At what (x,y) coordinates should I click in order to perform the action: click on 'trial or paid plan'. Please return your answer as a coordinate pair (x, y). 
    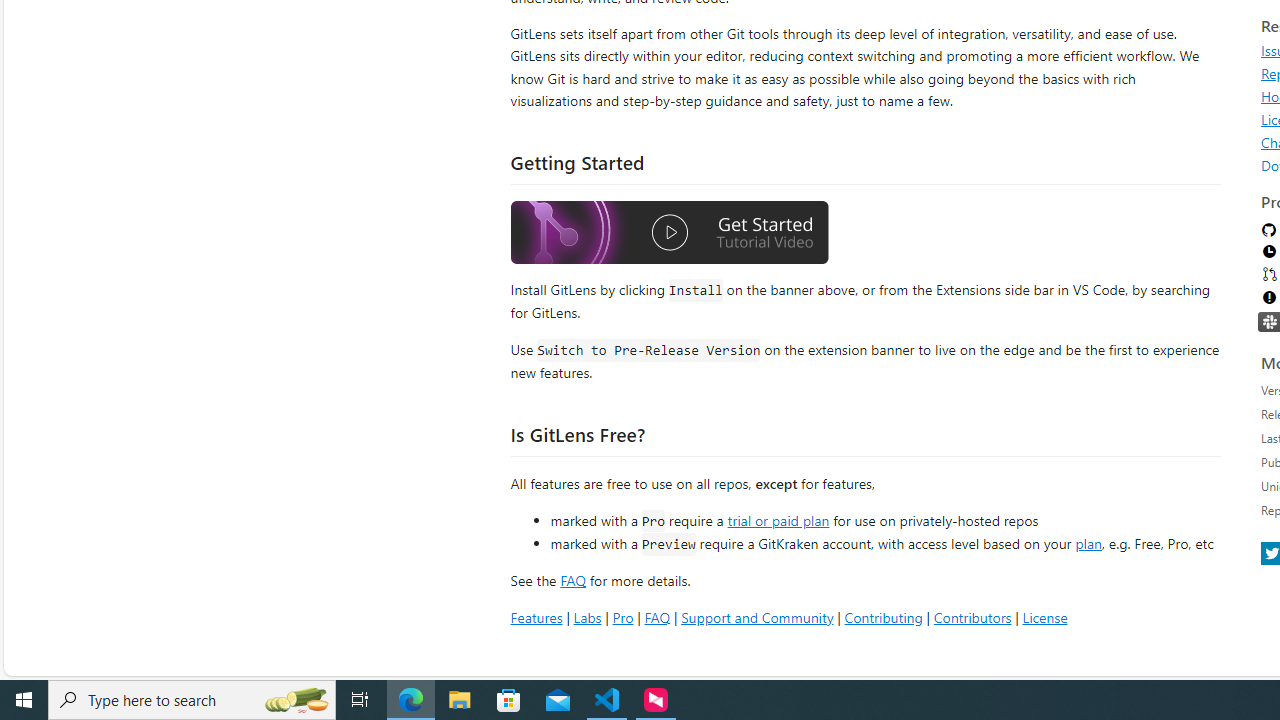
    Looking at the image, I should click on (777, 518).